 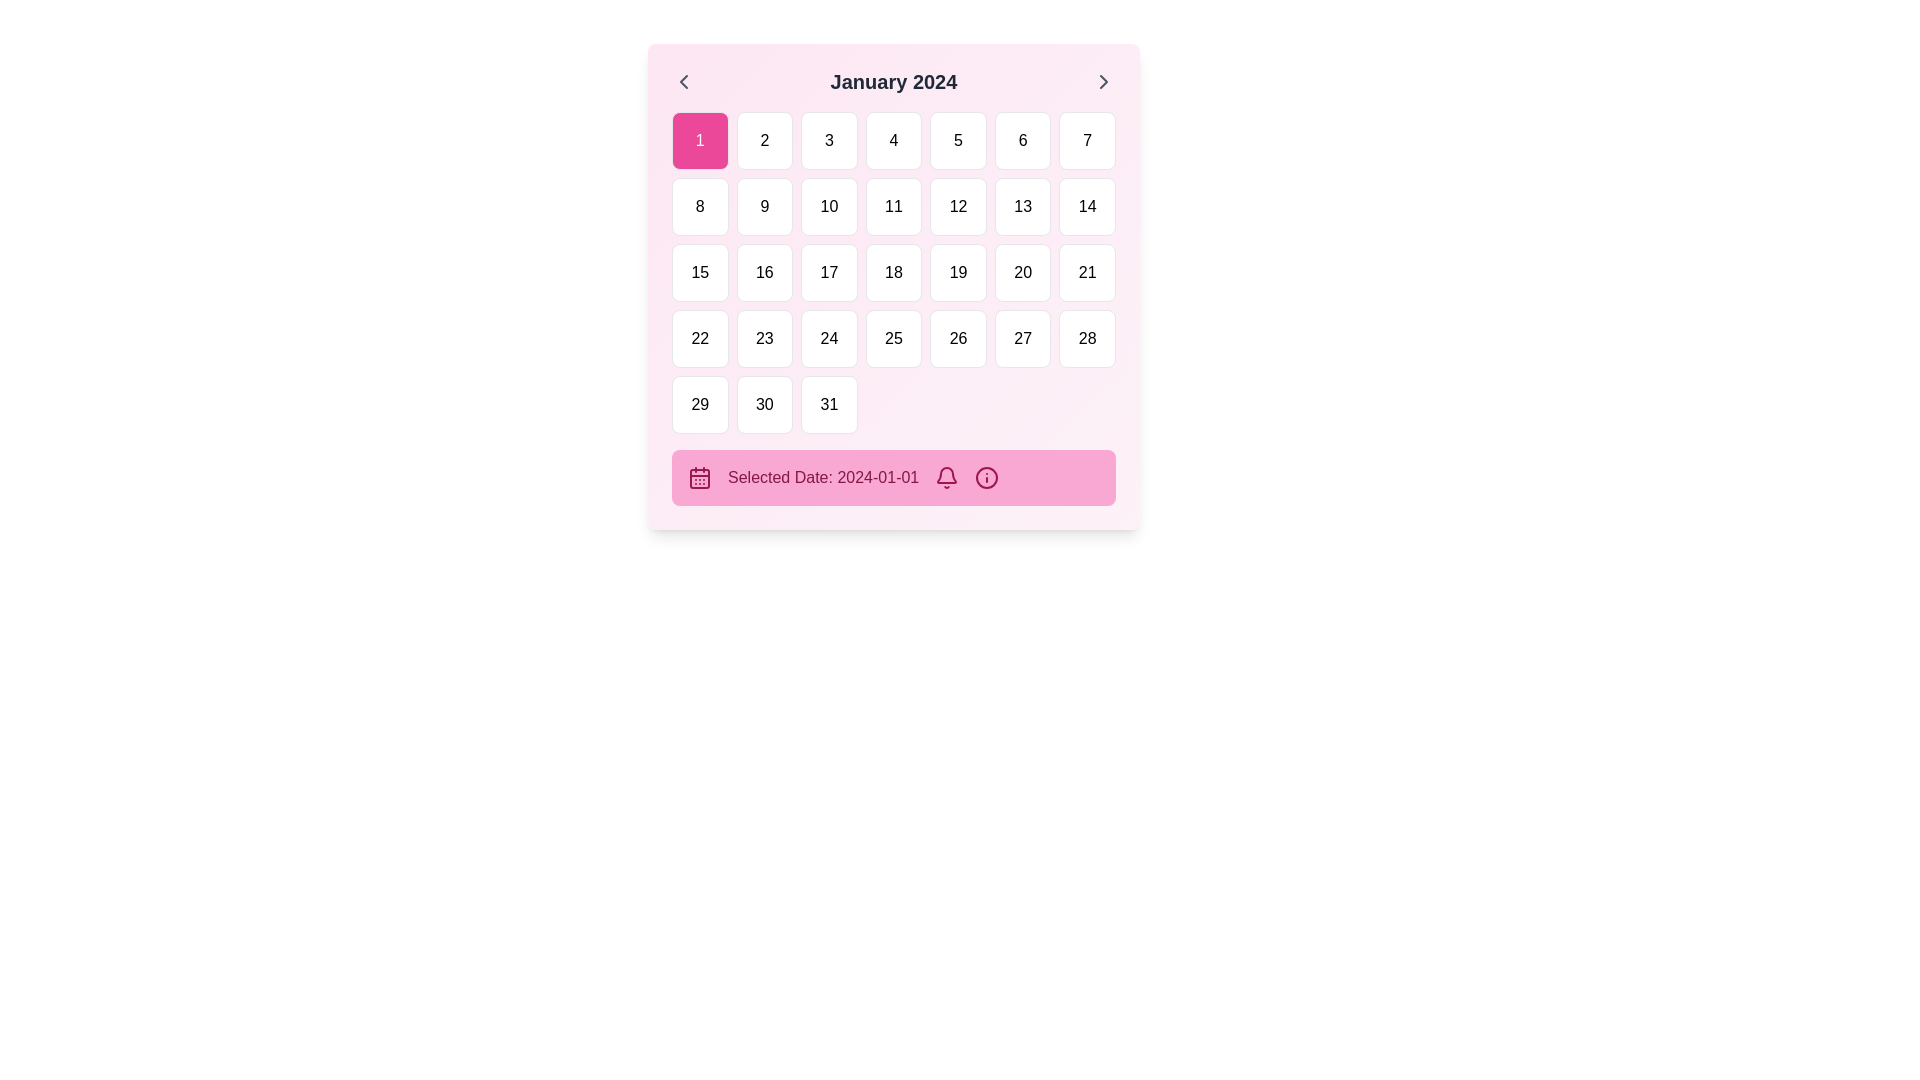 What do you see at coordinates (829, 338) in the screenshot?
I see `the calendar date cell representing the 24th day` at bounding box center [829, 338].